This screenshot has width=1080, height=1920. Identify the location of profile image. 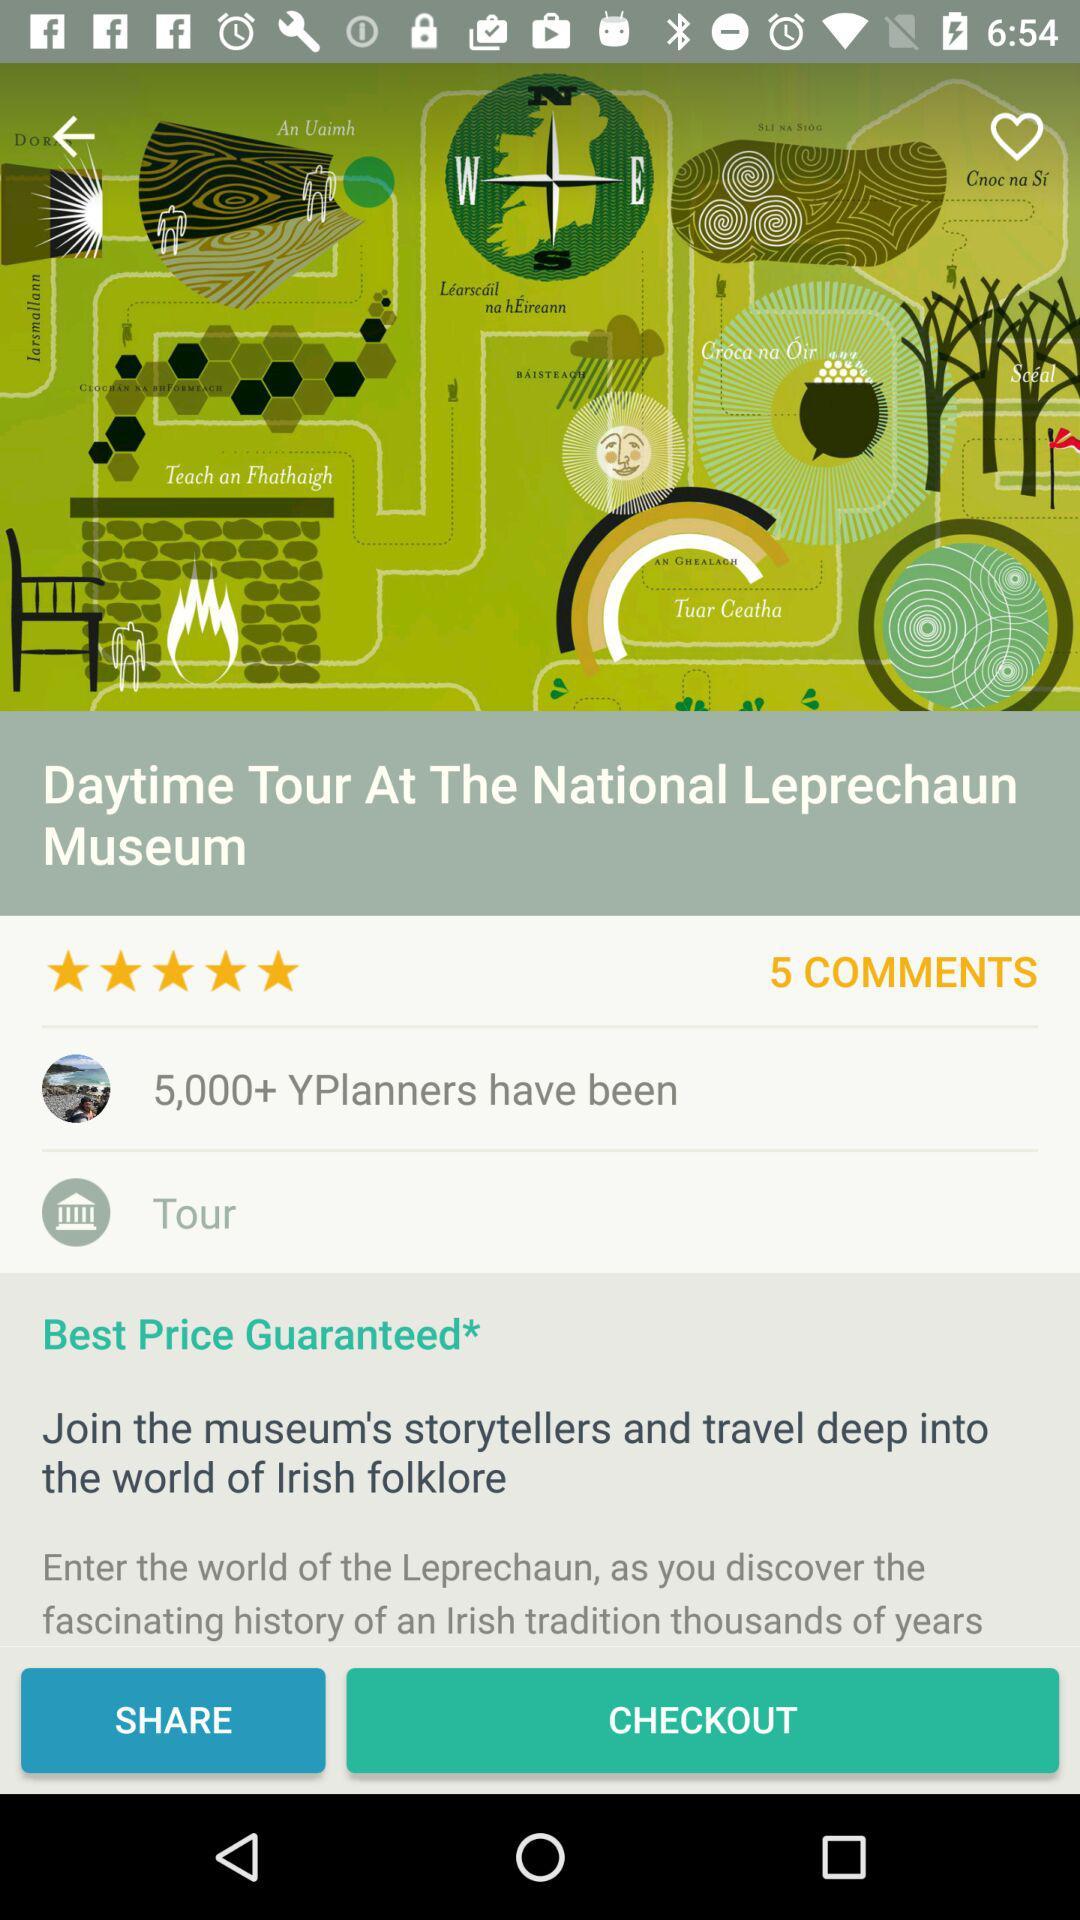
(540, 387).